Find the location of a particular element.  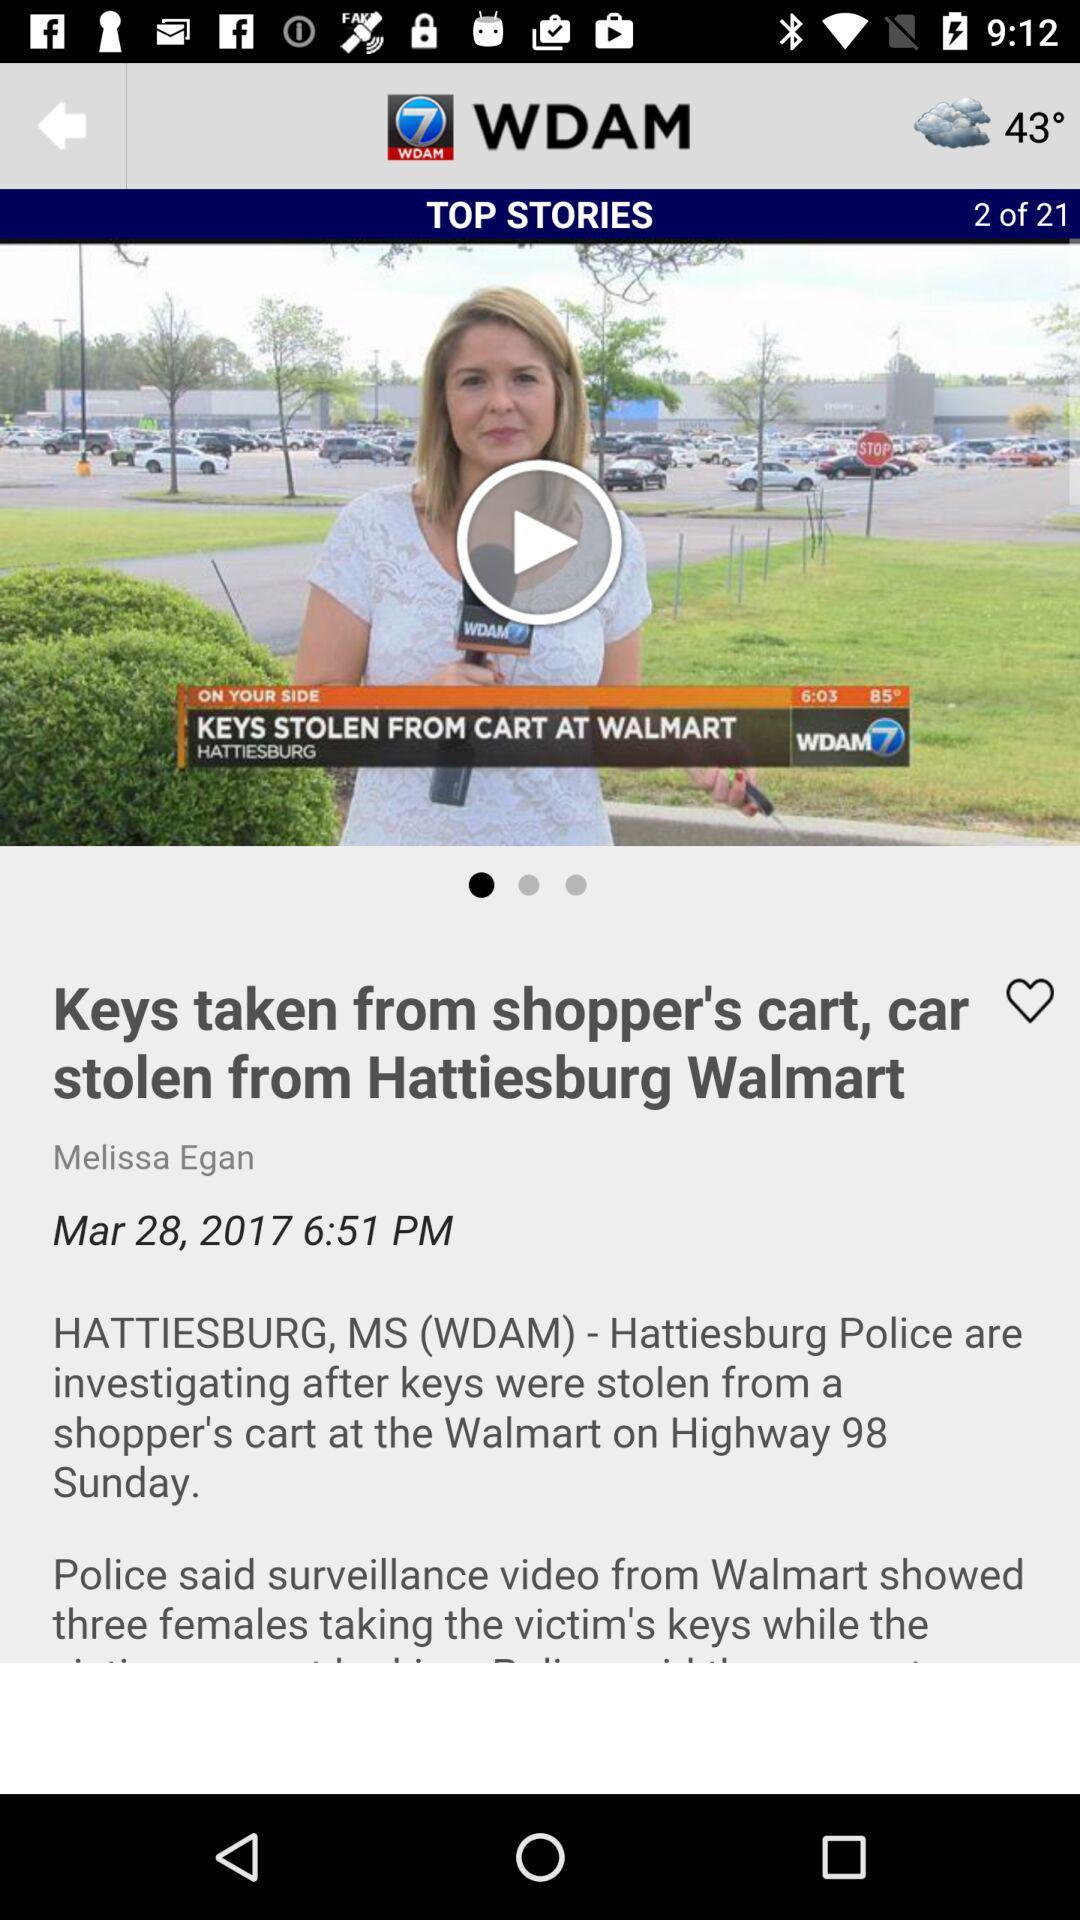

click the wdam logo is located at coordinates (540, 124).